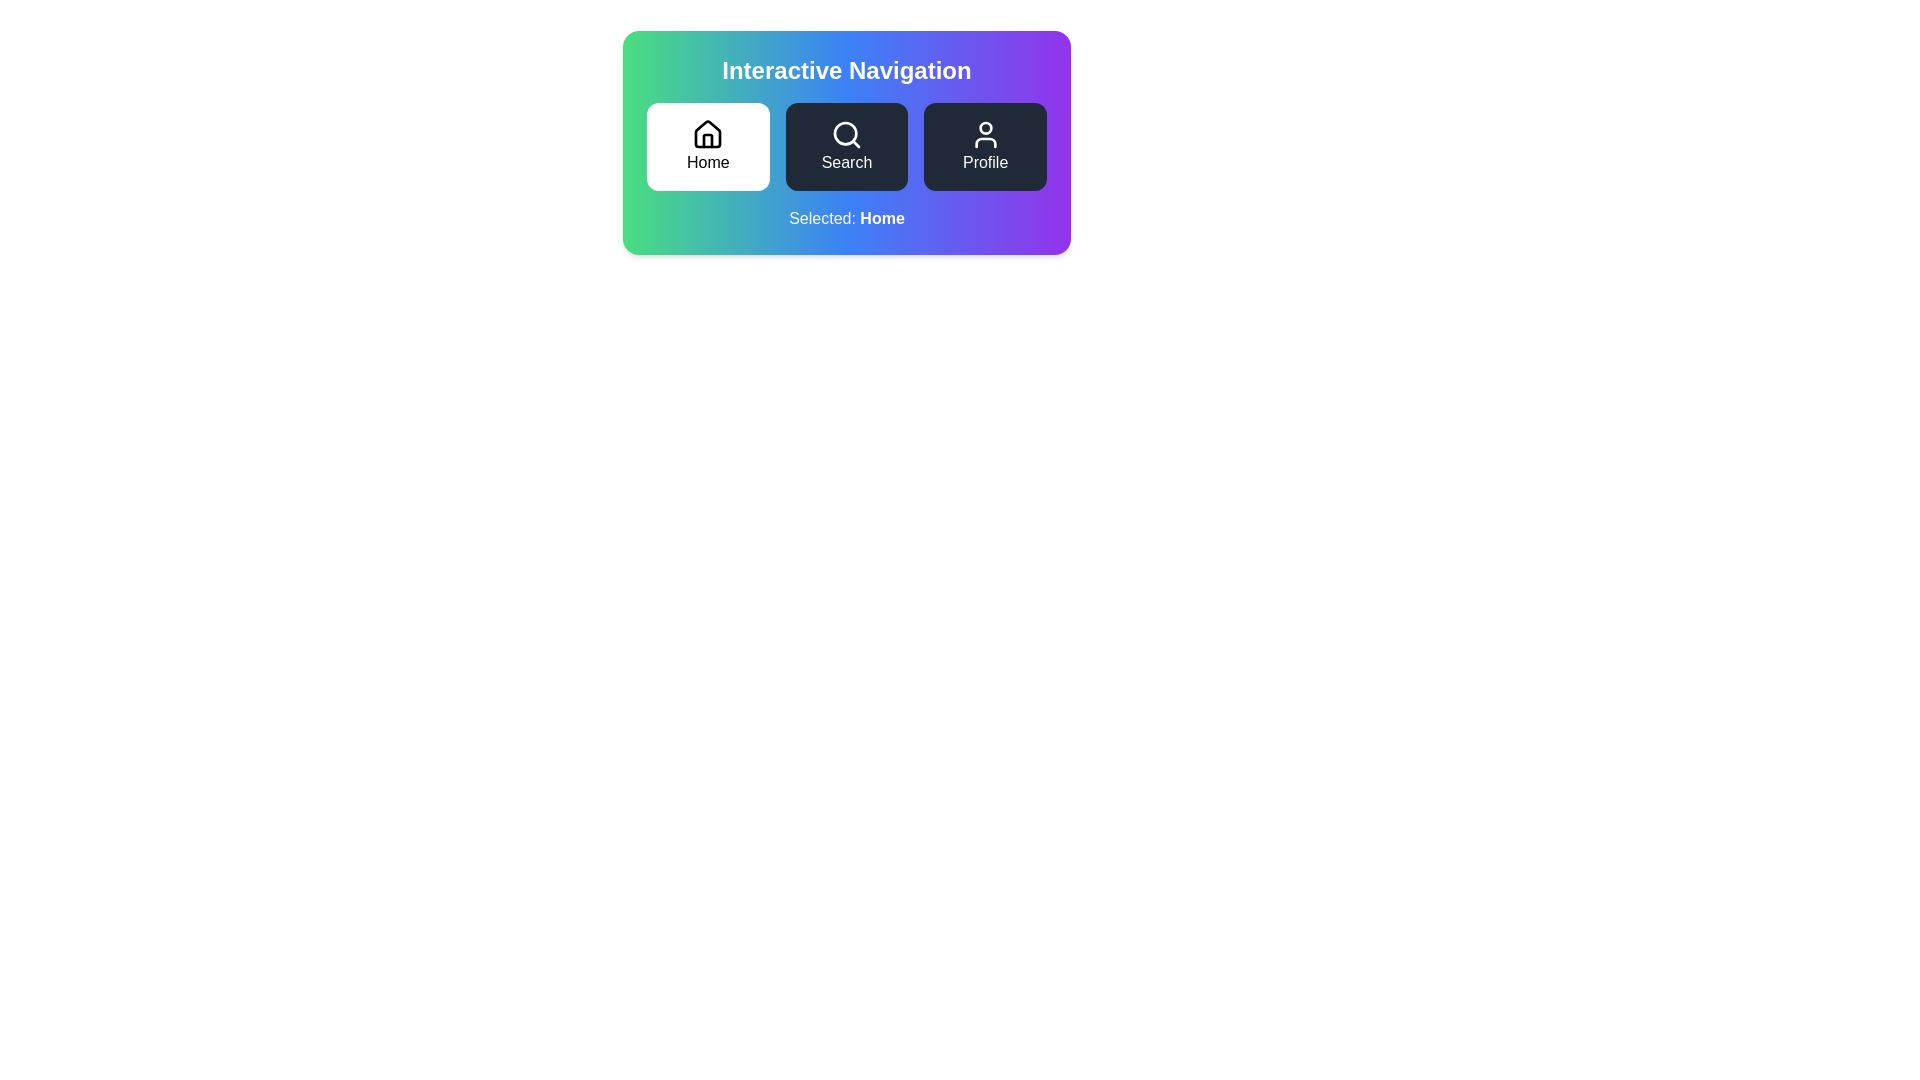 The width and height of the screenshot is (1920, 1080). Describe the element at coordinates (708, 145) in the screenshot. I see `the 'Home' navigation button to observe the hover state effect` at that location.